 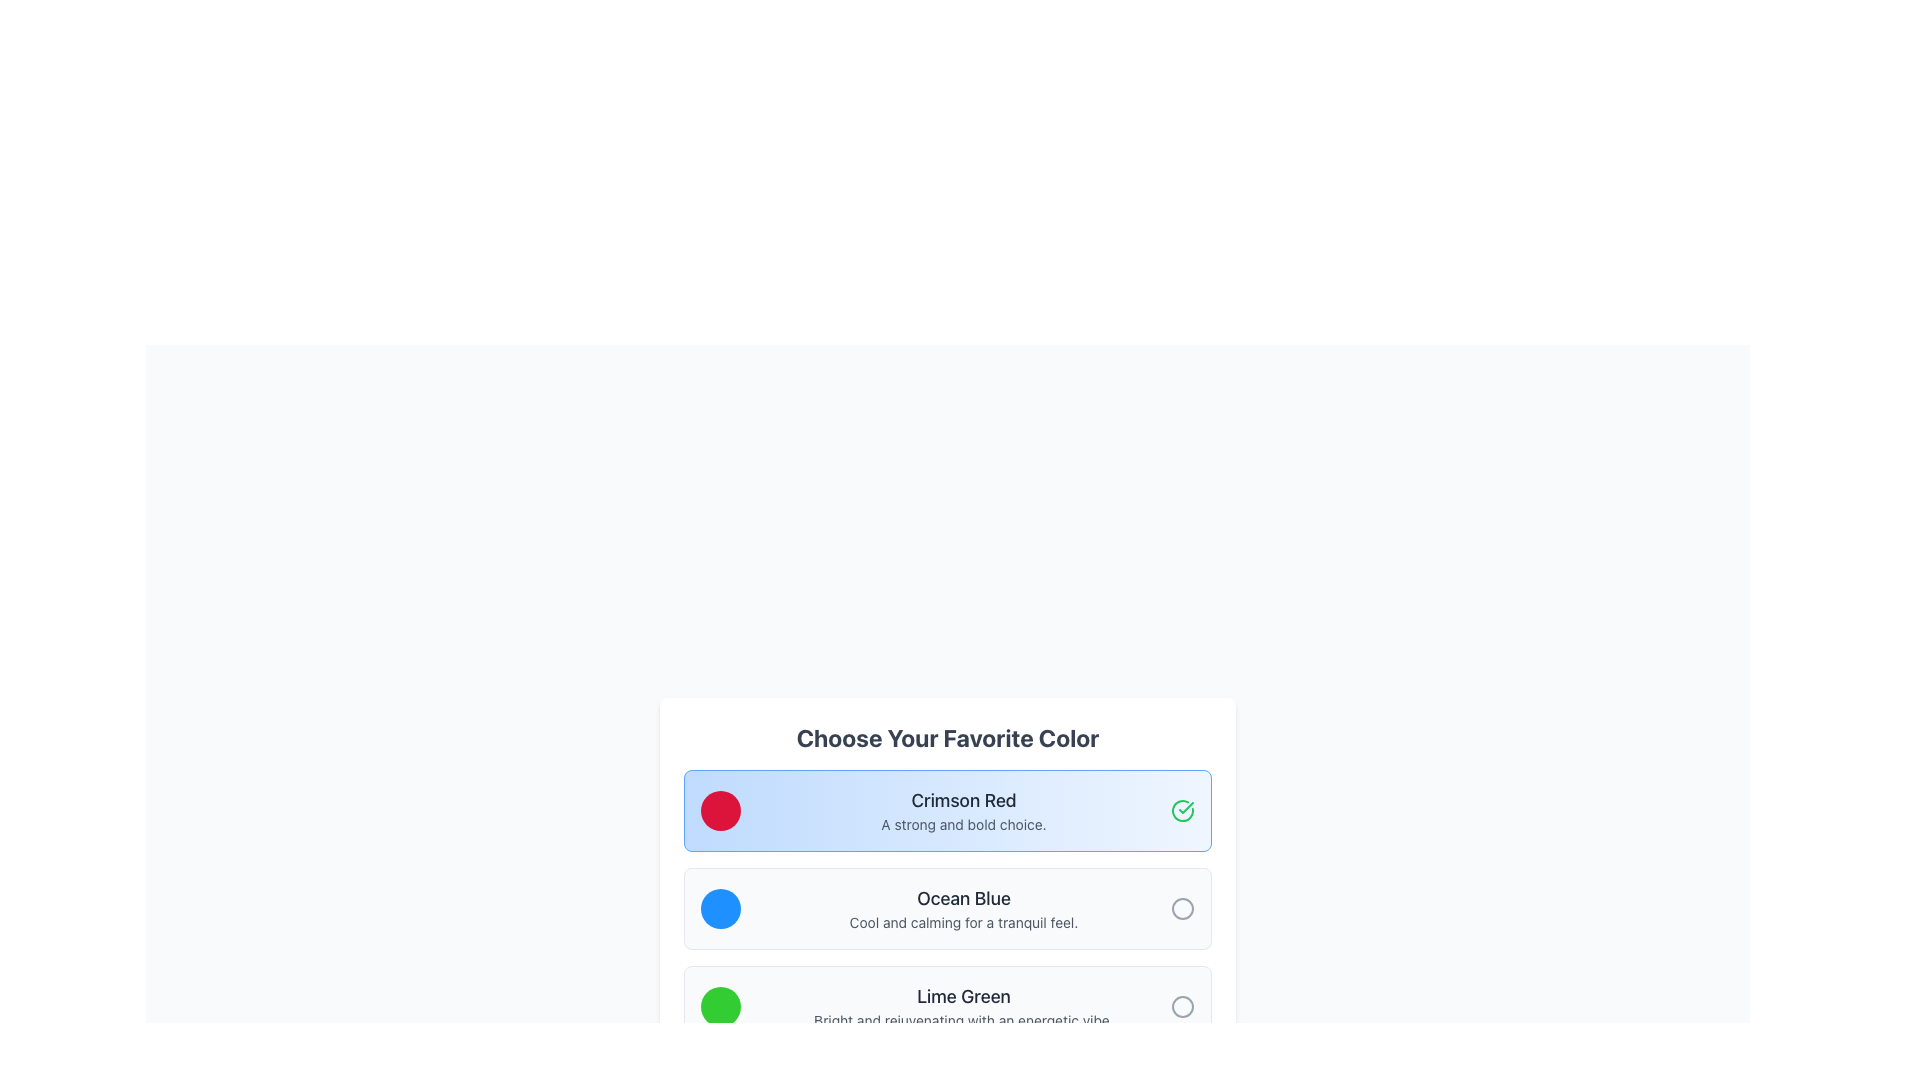 What do you see at coordinates (1182, 1006) in the screenshot?
I see `the circular icon or status indicator that is gray and located to the far right of the content section associated with the 'Lime Green' color option` at bounding box center [1182, 1006].